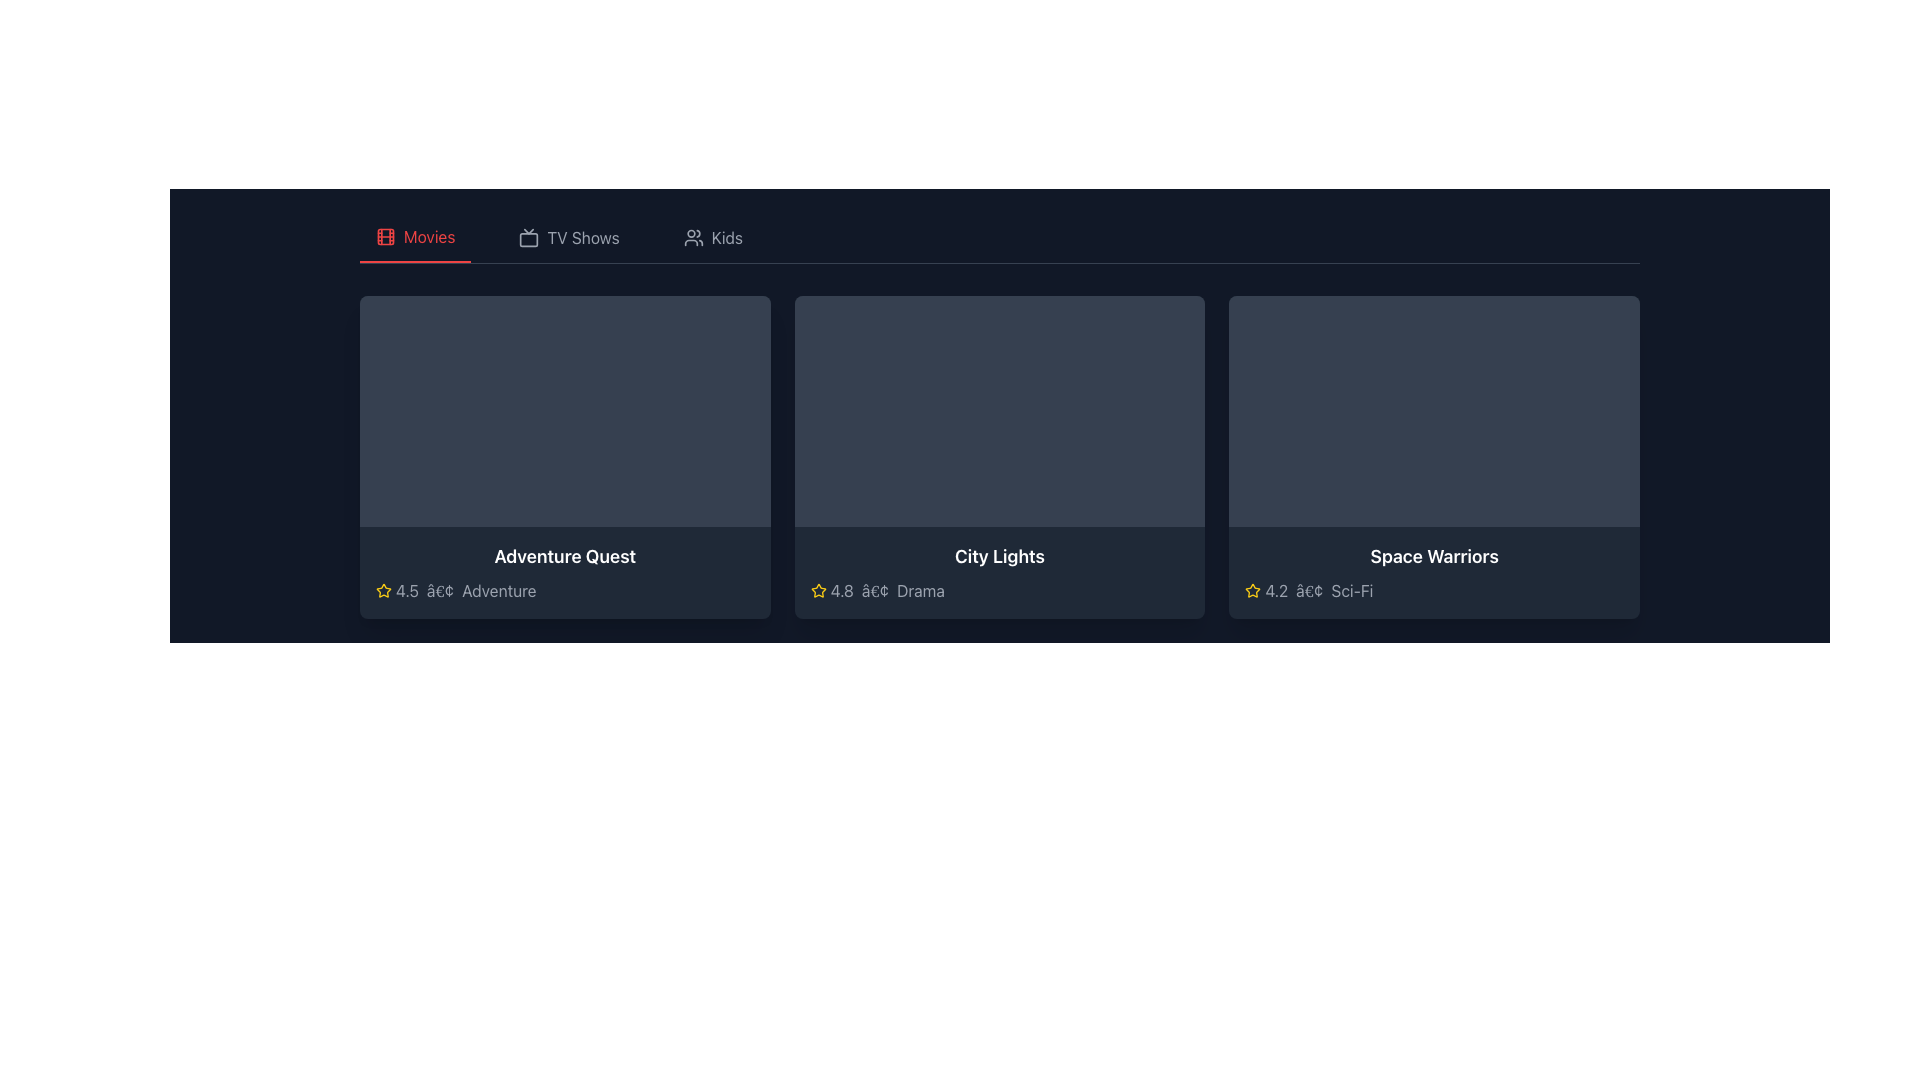 This screenshot has width=1920, height=1080. I want to click on the textual symbol that visually separates the numerical rating '4.5' and the genre label 'Adventure', positioned as the third item in a horizontal arrangement following a star icon, so click(439, 589).